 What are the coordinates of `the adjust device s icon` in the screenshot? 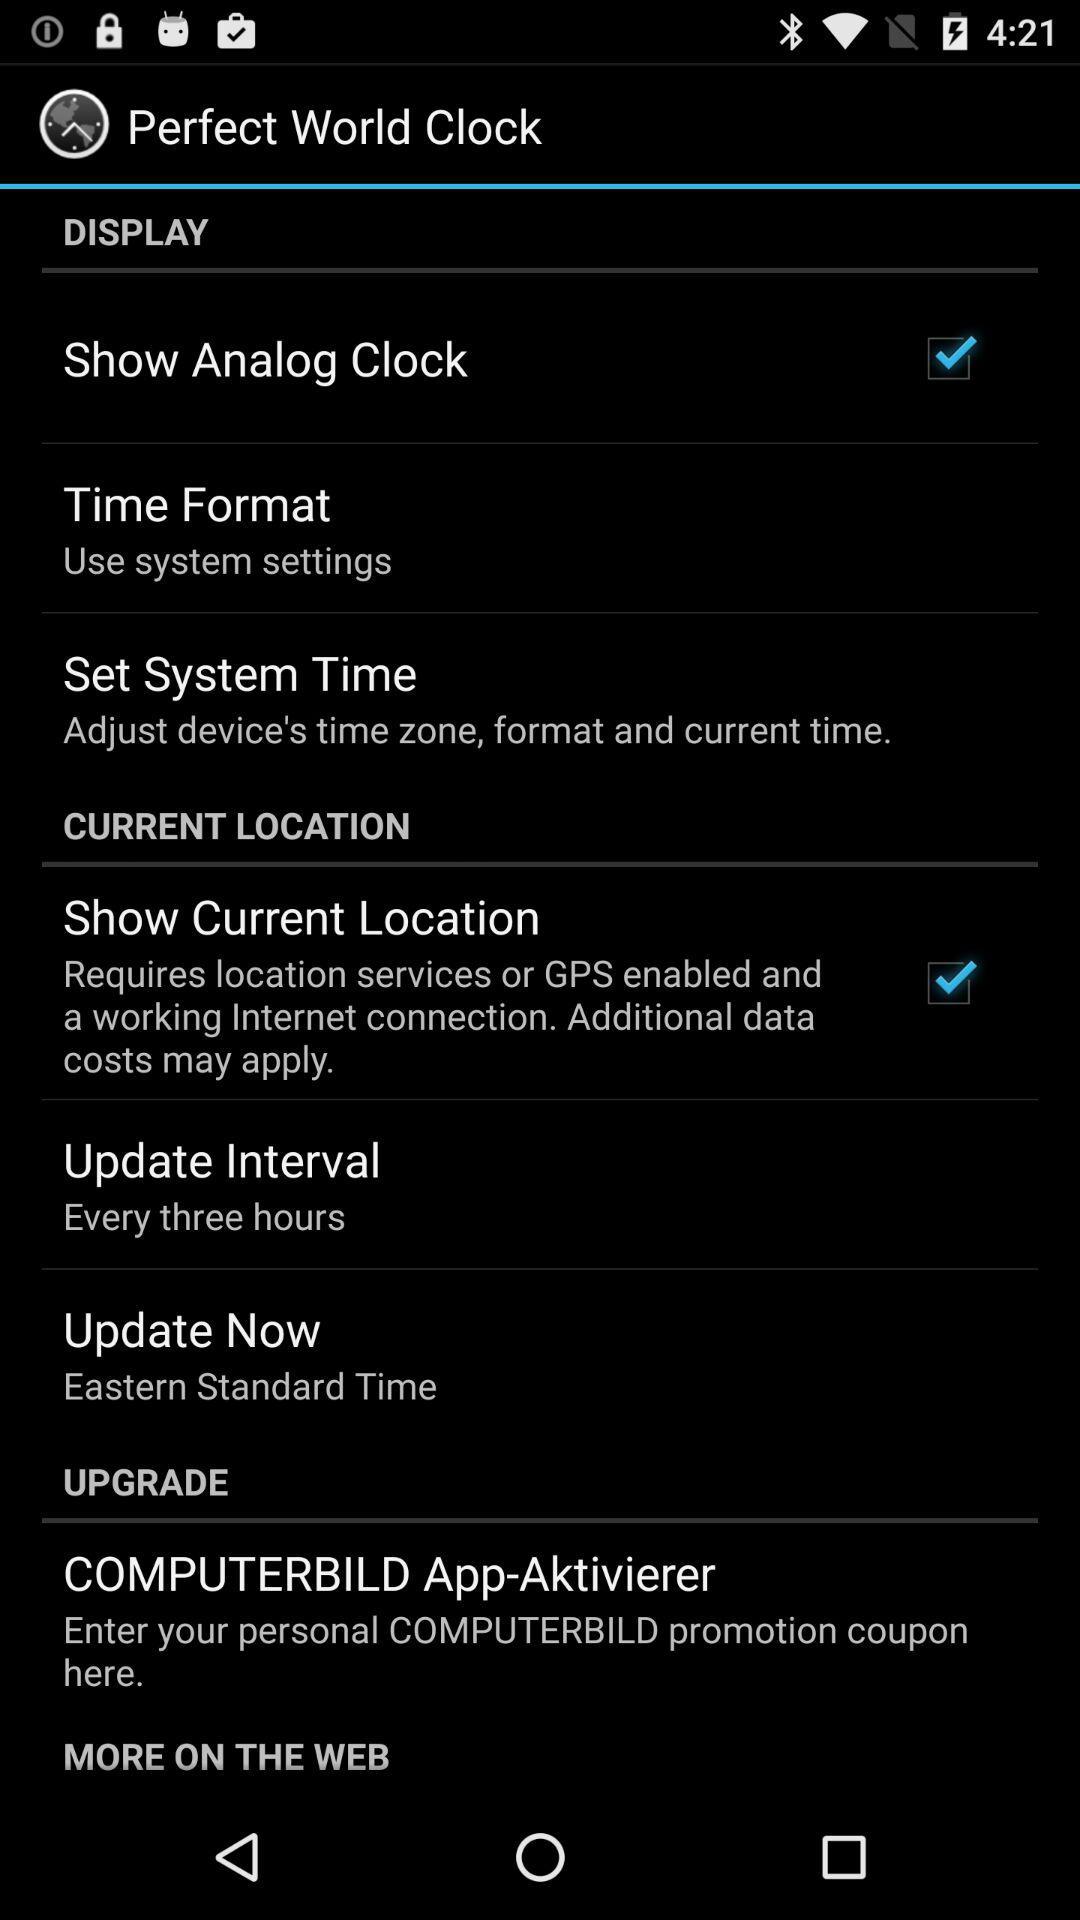 It's located at (477, 728).